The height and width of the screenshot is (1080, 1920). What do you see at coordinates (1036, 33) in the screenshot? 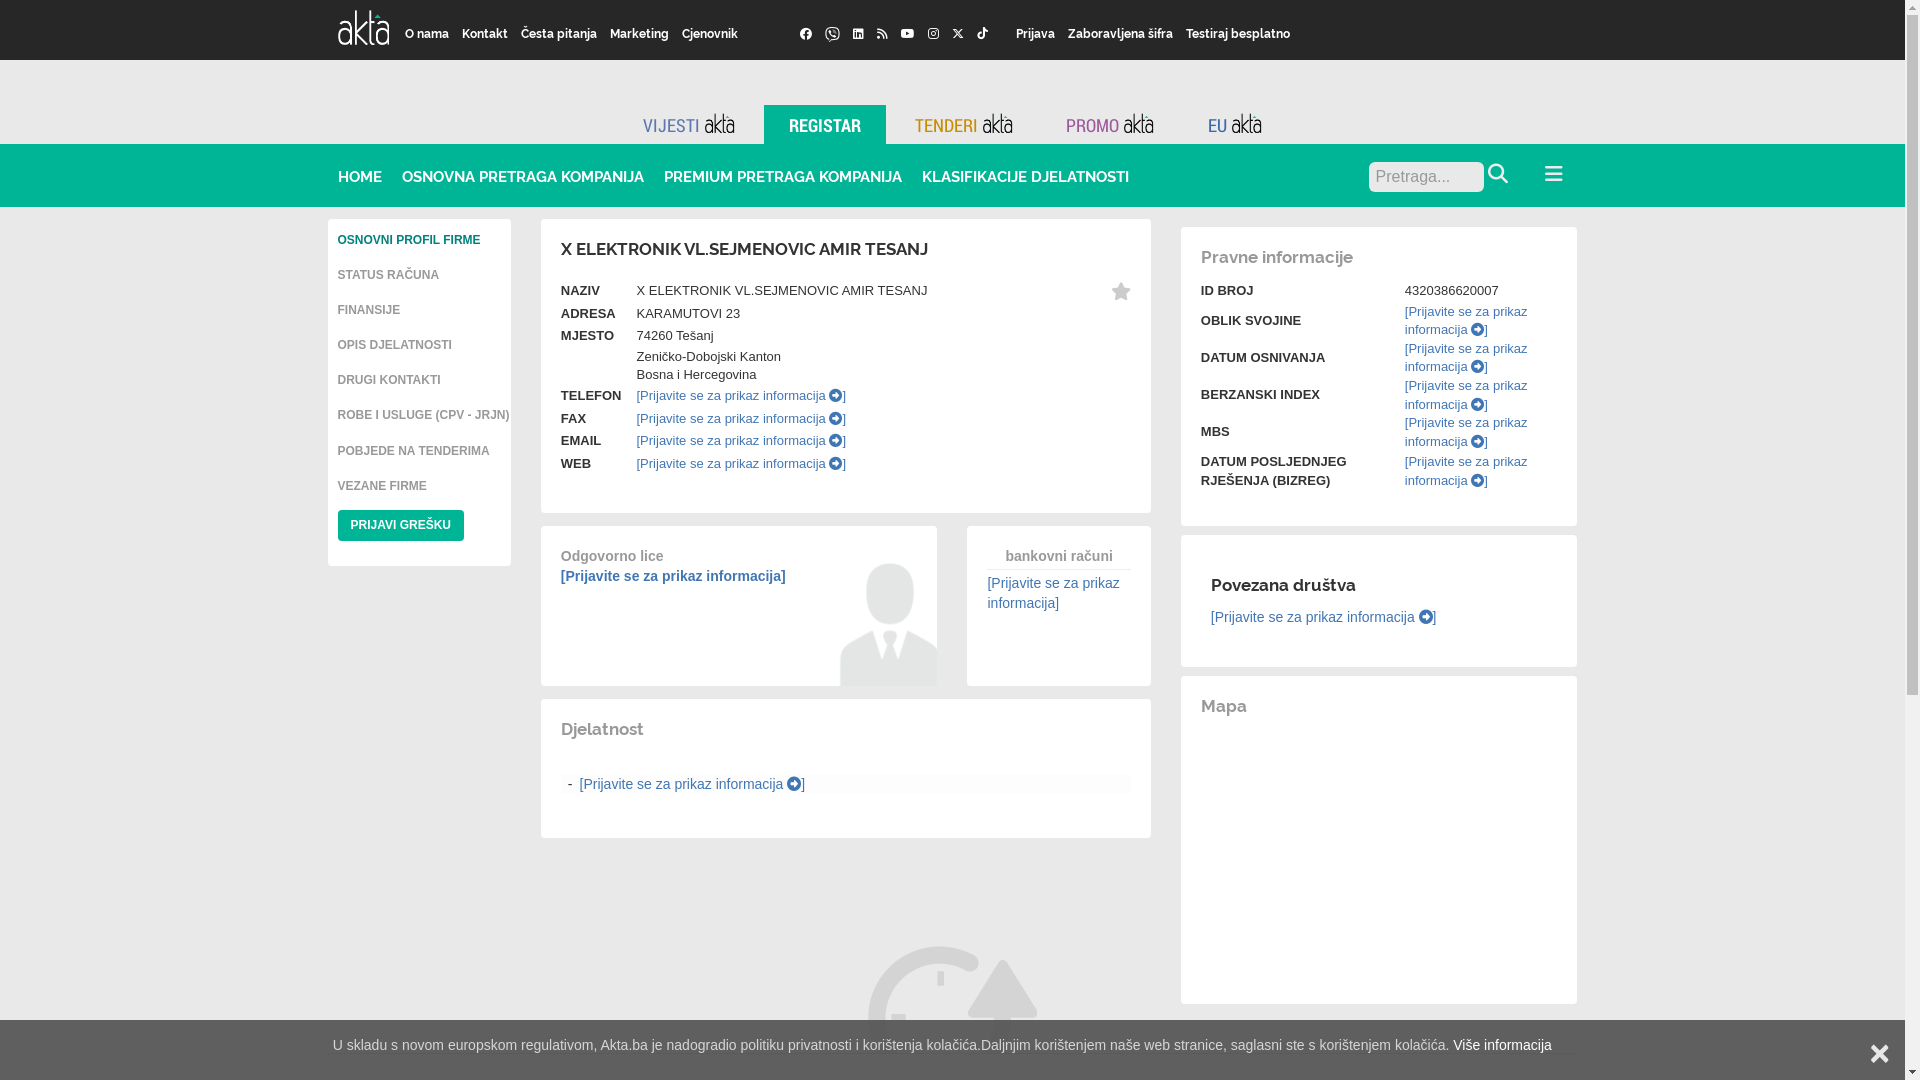
I see `'Prijava'` at bounding box center [1036, 33].